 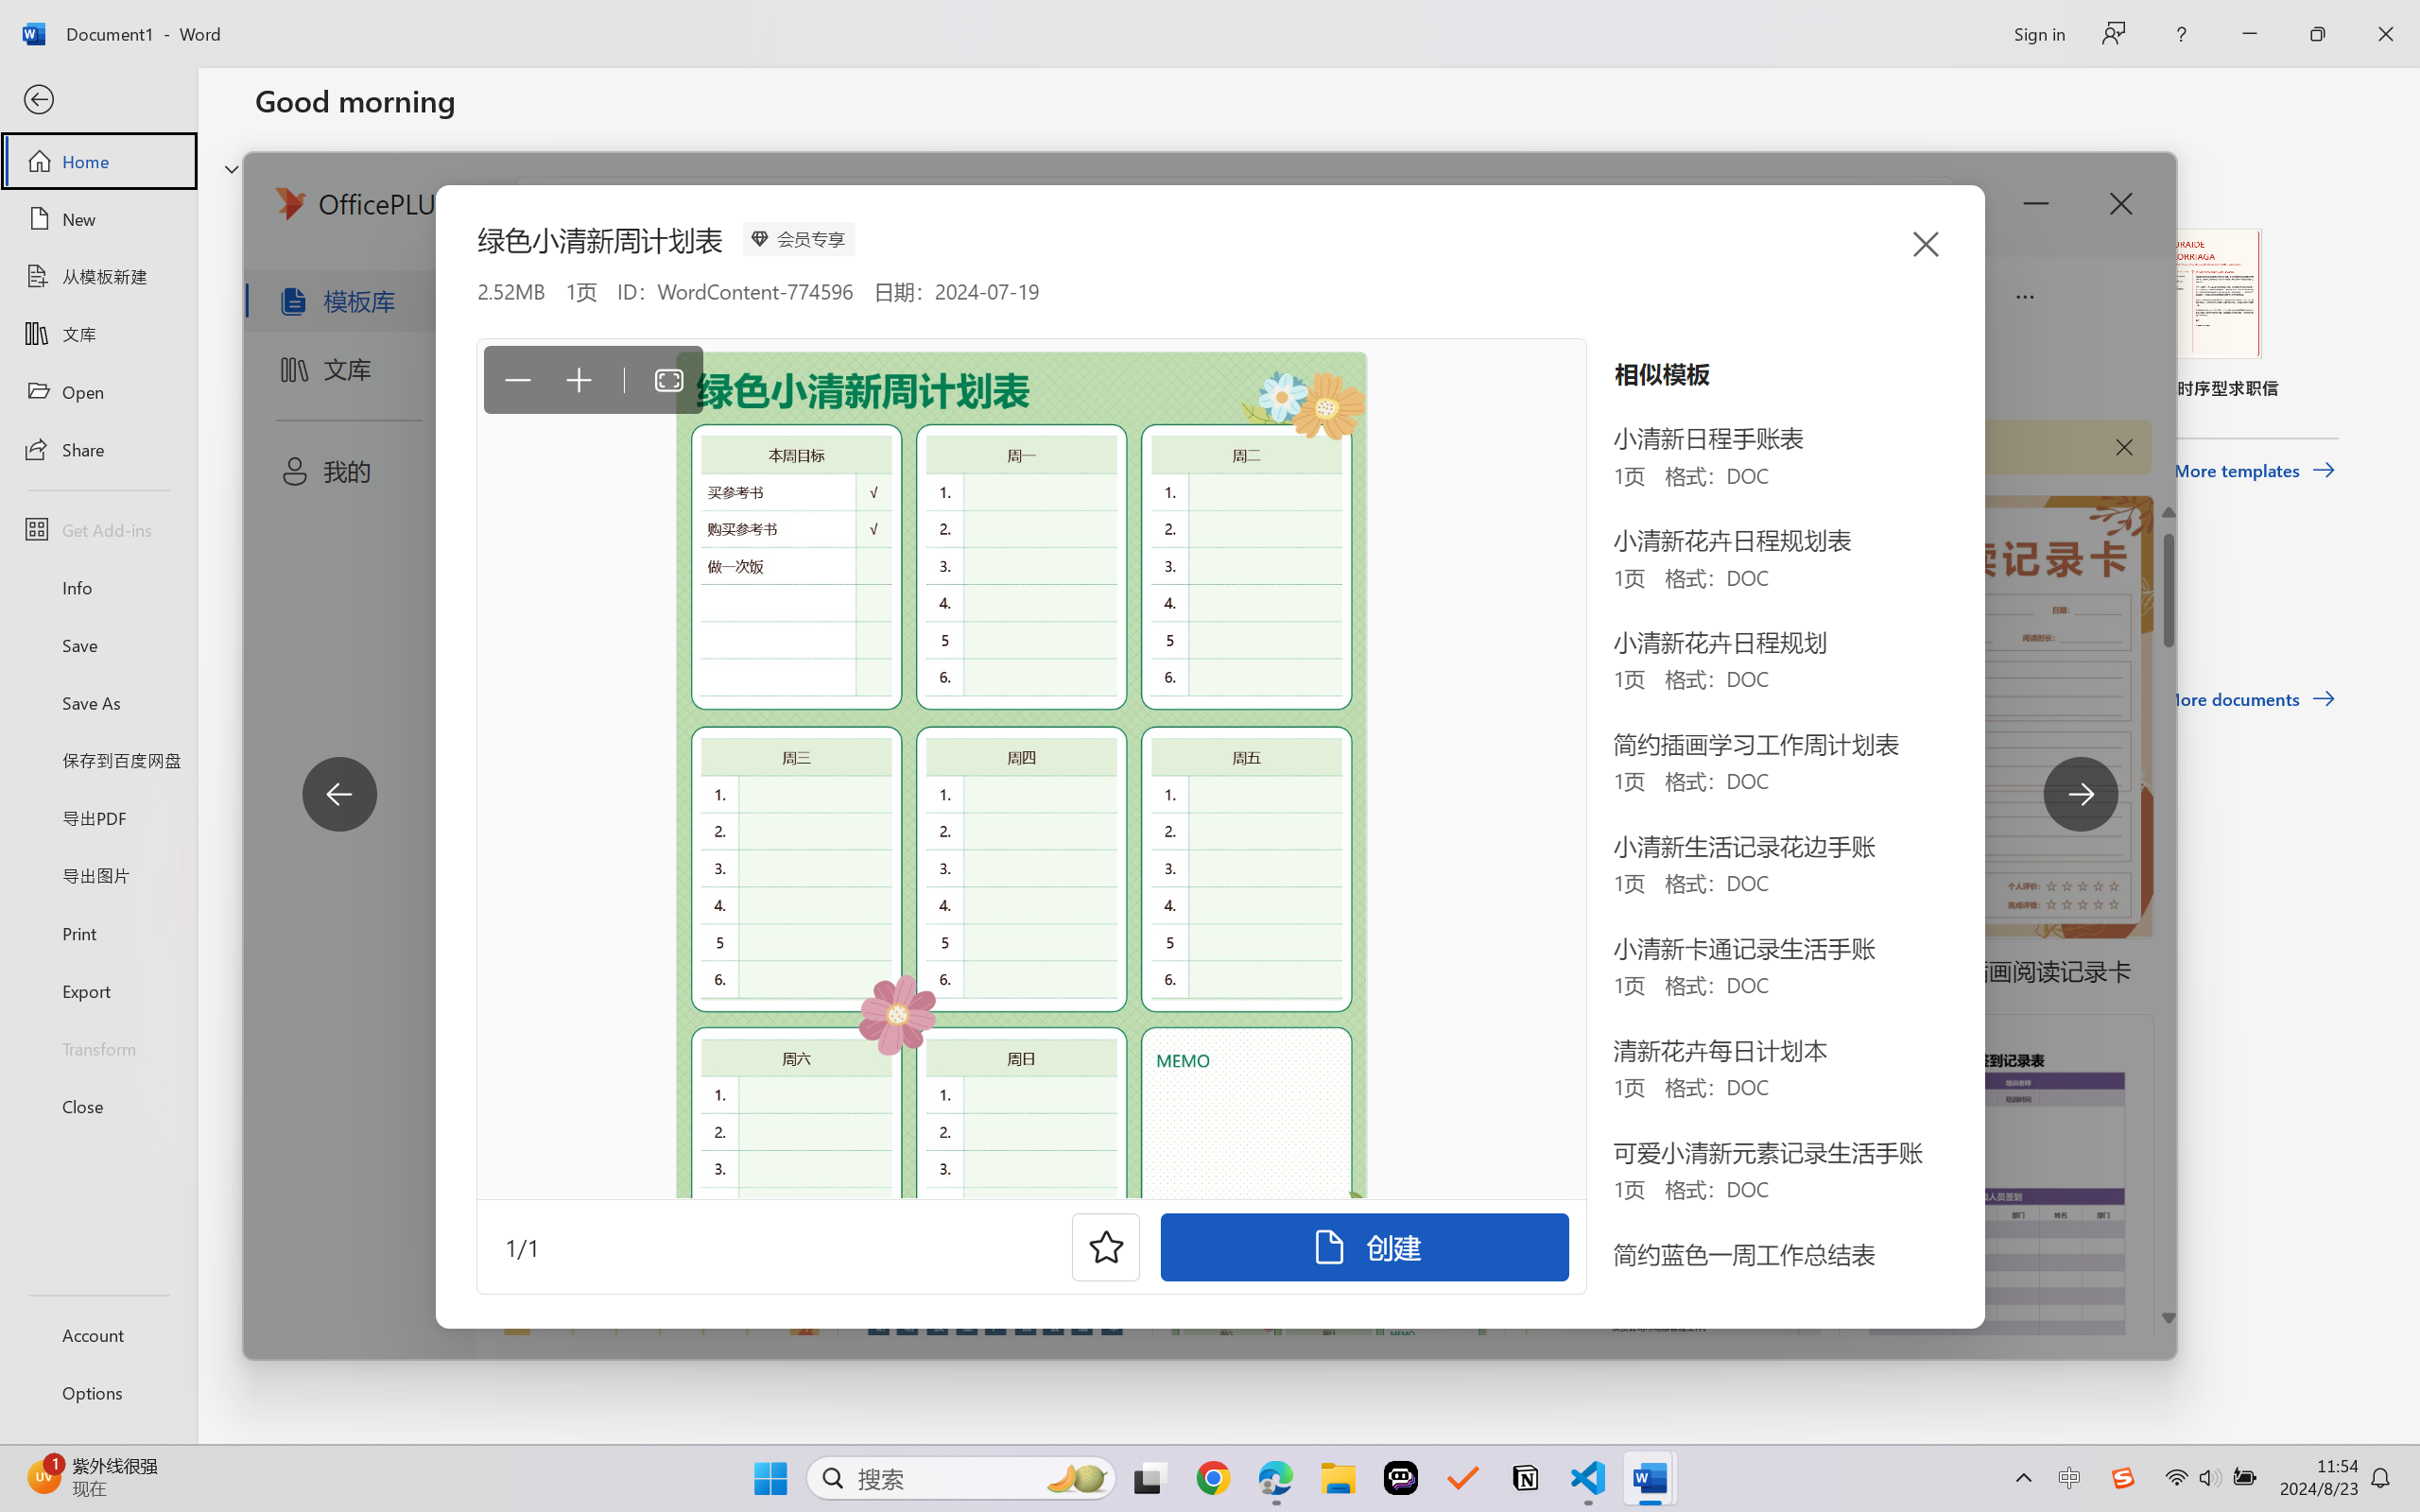 What do you see at coordinates (97, 1334) in the screenshot?
I see `'Account'` at bounding box center [97, 1334].